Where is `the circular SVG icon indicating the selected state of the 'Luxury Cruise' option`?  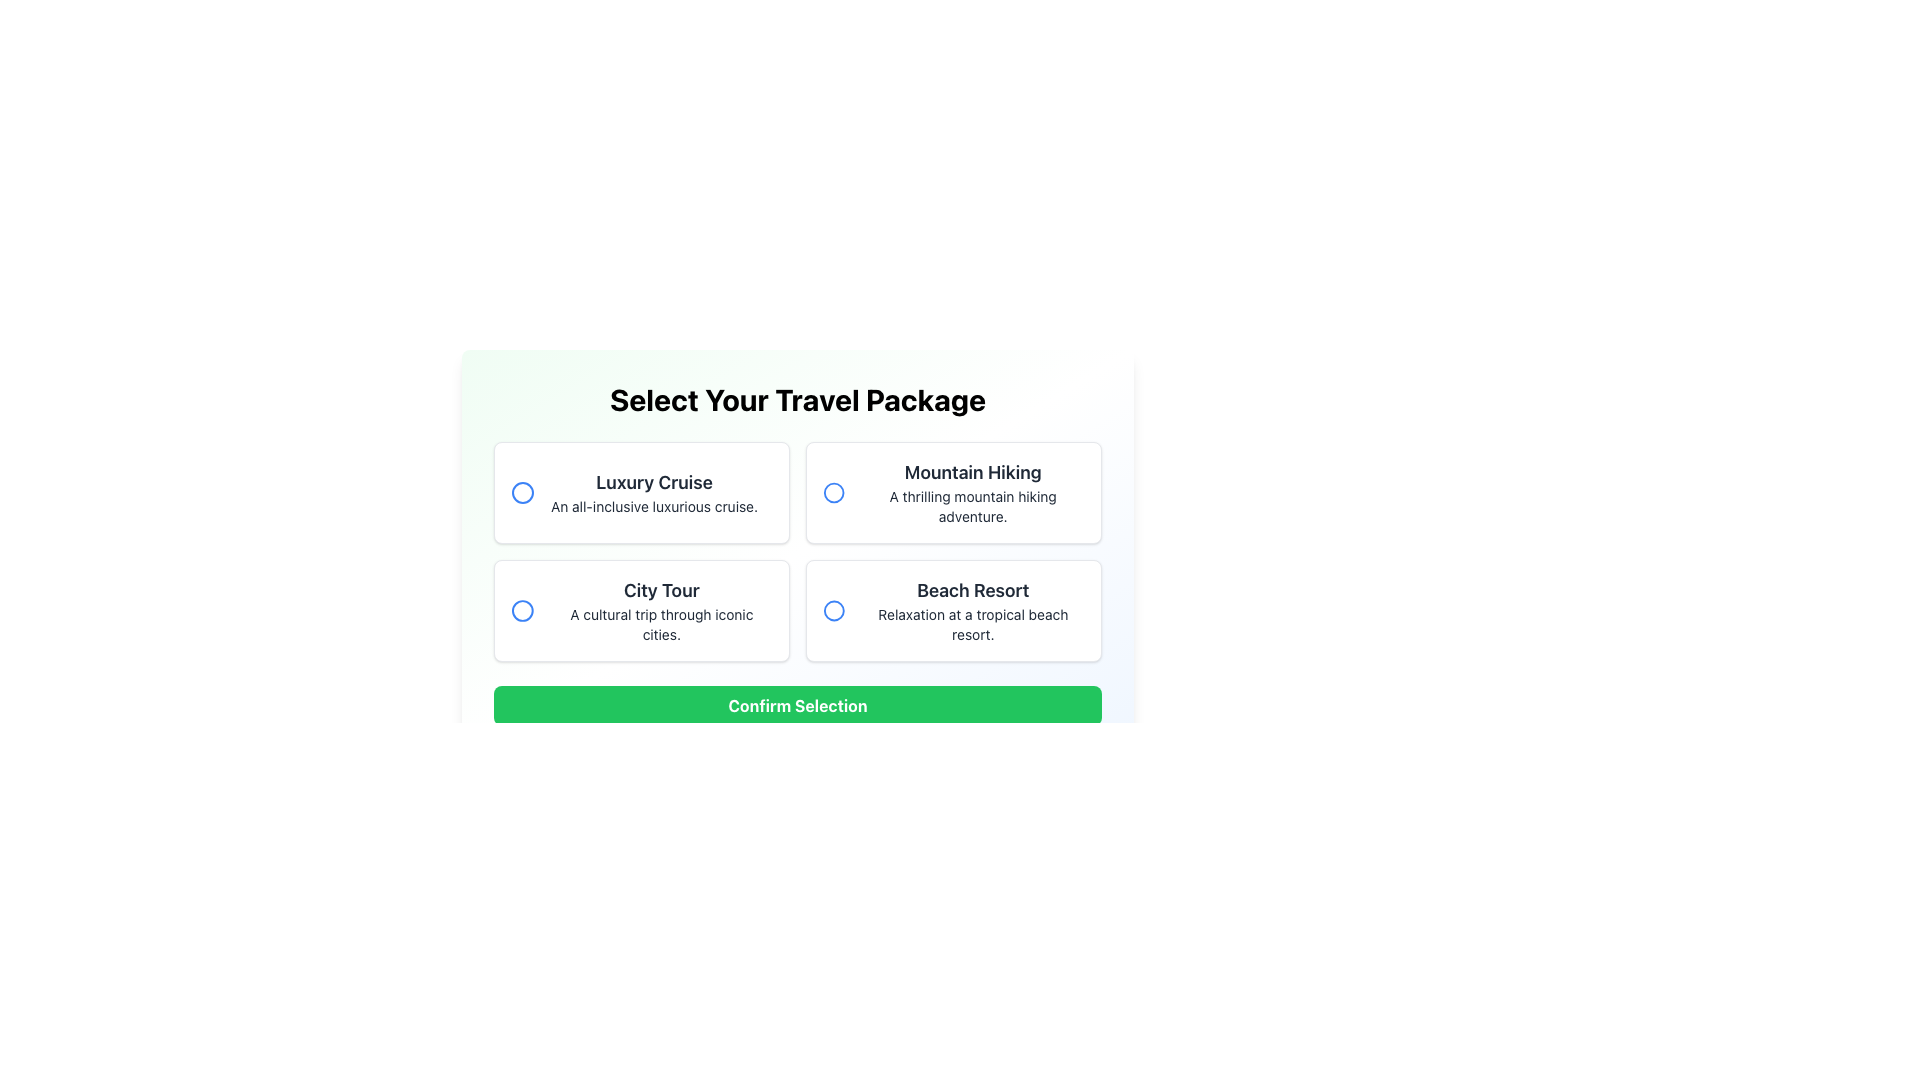
the circular SVG icon indicating the selected state of the 'Luxury Cruise' option is located at coordinates (523, 493).